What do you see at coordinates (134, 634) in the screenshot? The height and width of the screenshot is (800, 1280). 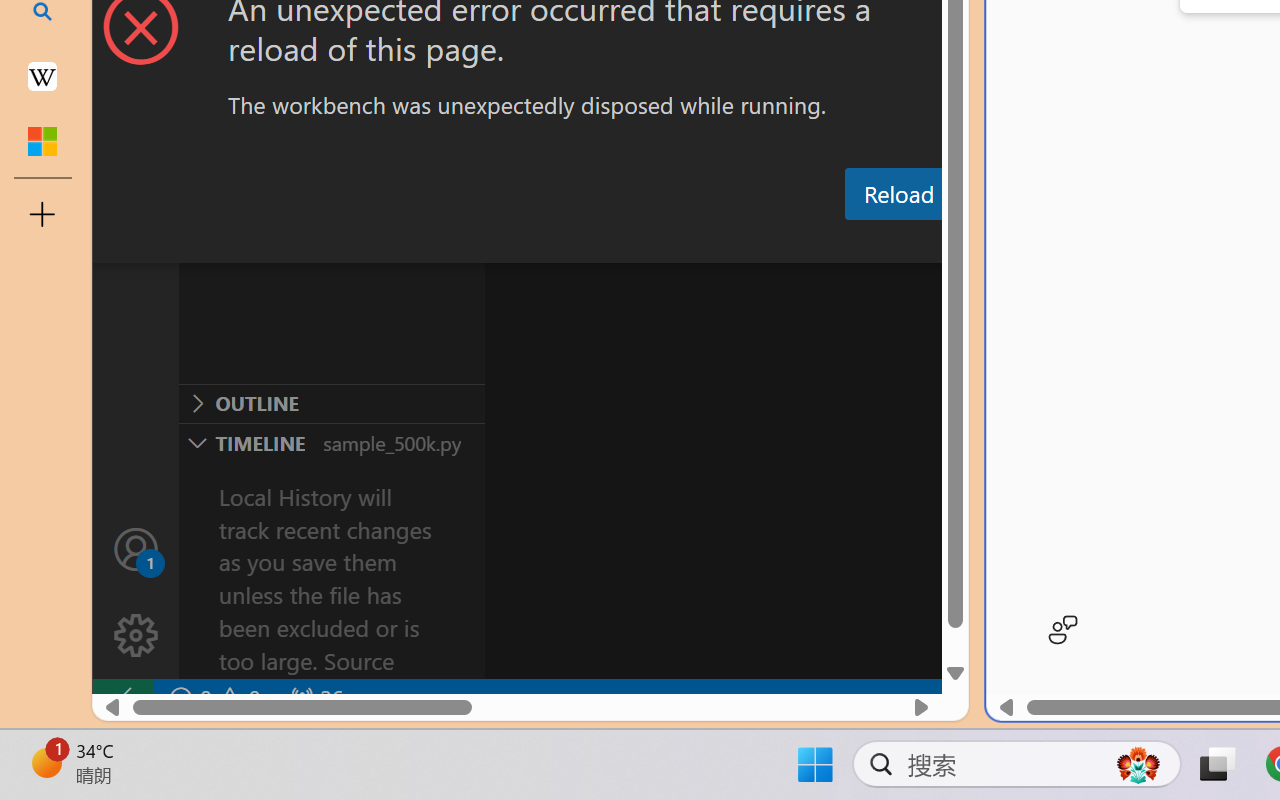 I see `'Manage'` at bounding box center [134, 634].